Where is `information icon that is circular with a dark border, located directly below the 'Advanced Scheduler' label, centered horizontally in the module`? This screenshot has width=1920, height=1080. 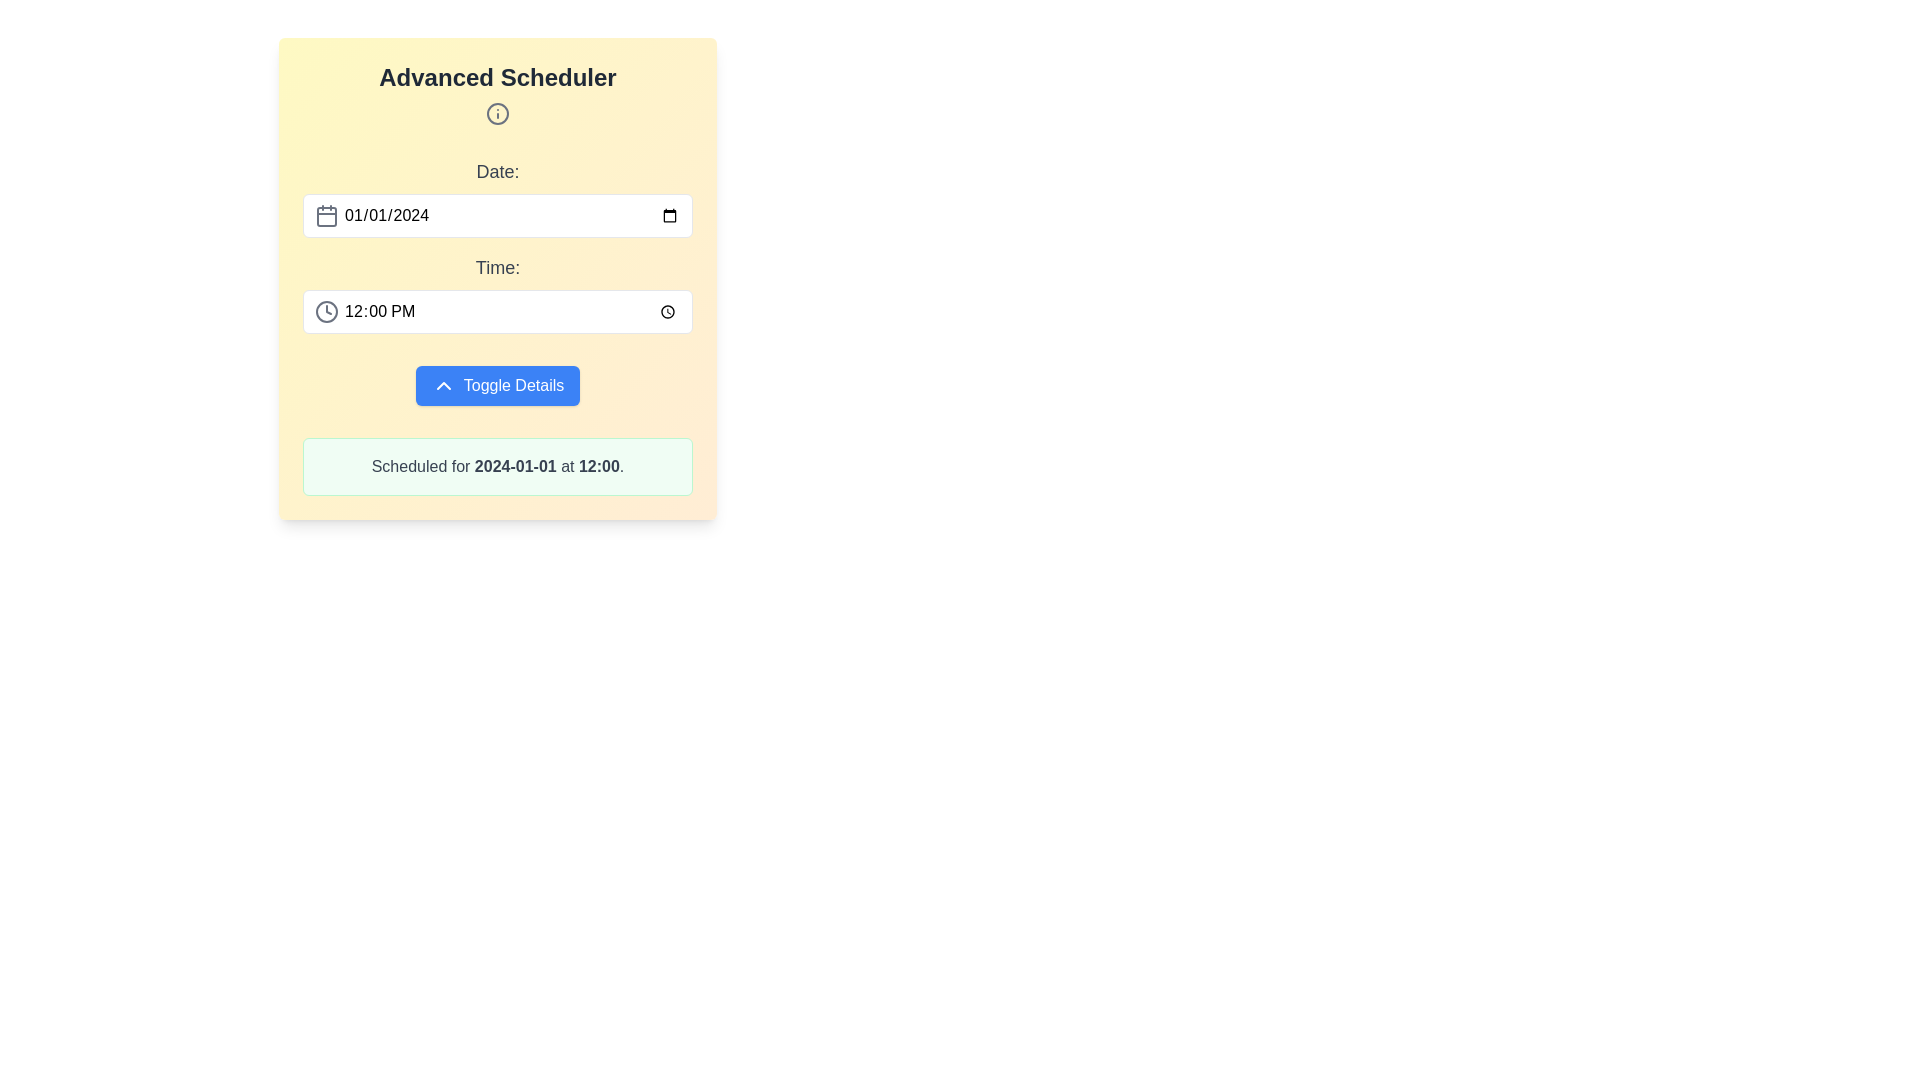 information icon that is circular with a dark border, located directly below the 'Advanced Scheduler' label, centered horizontally in the module is located at coordinates (498, 114).